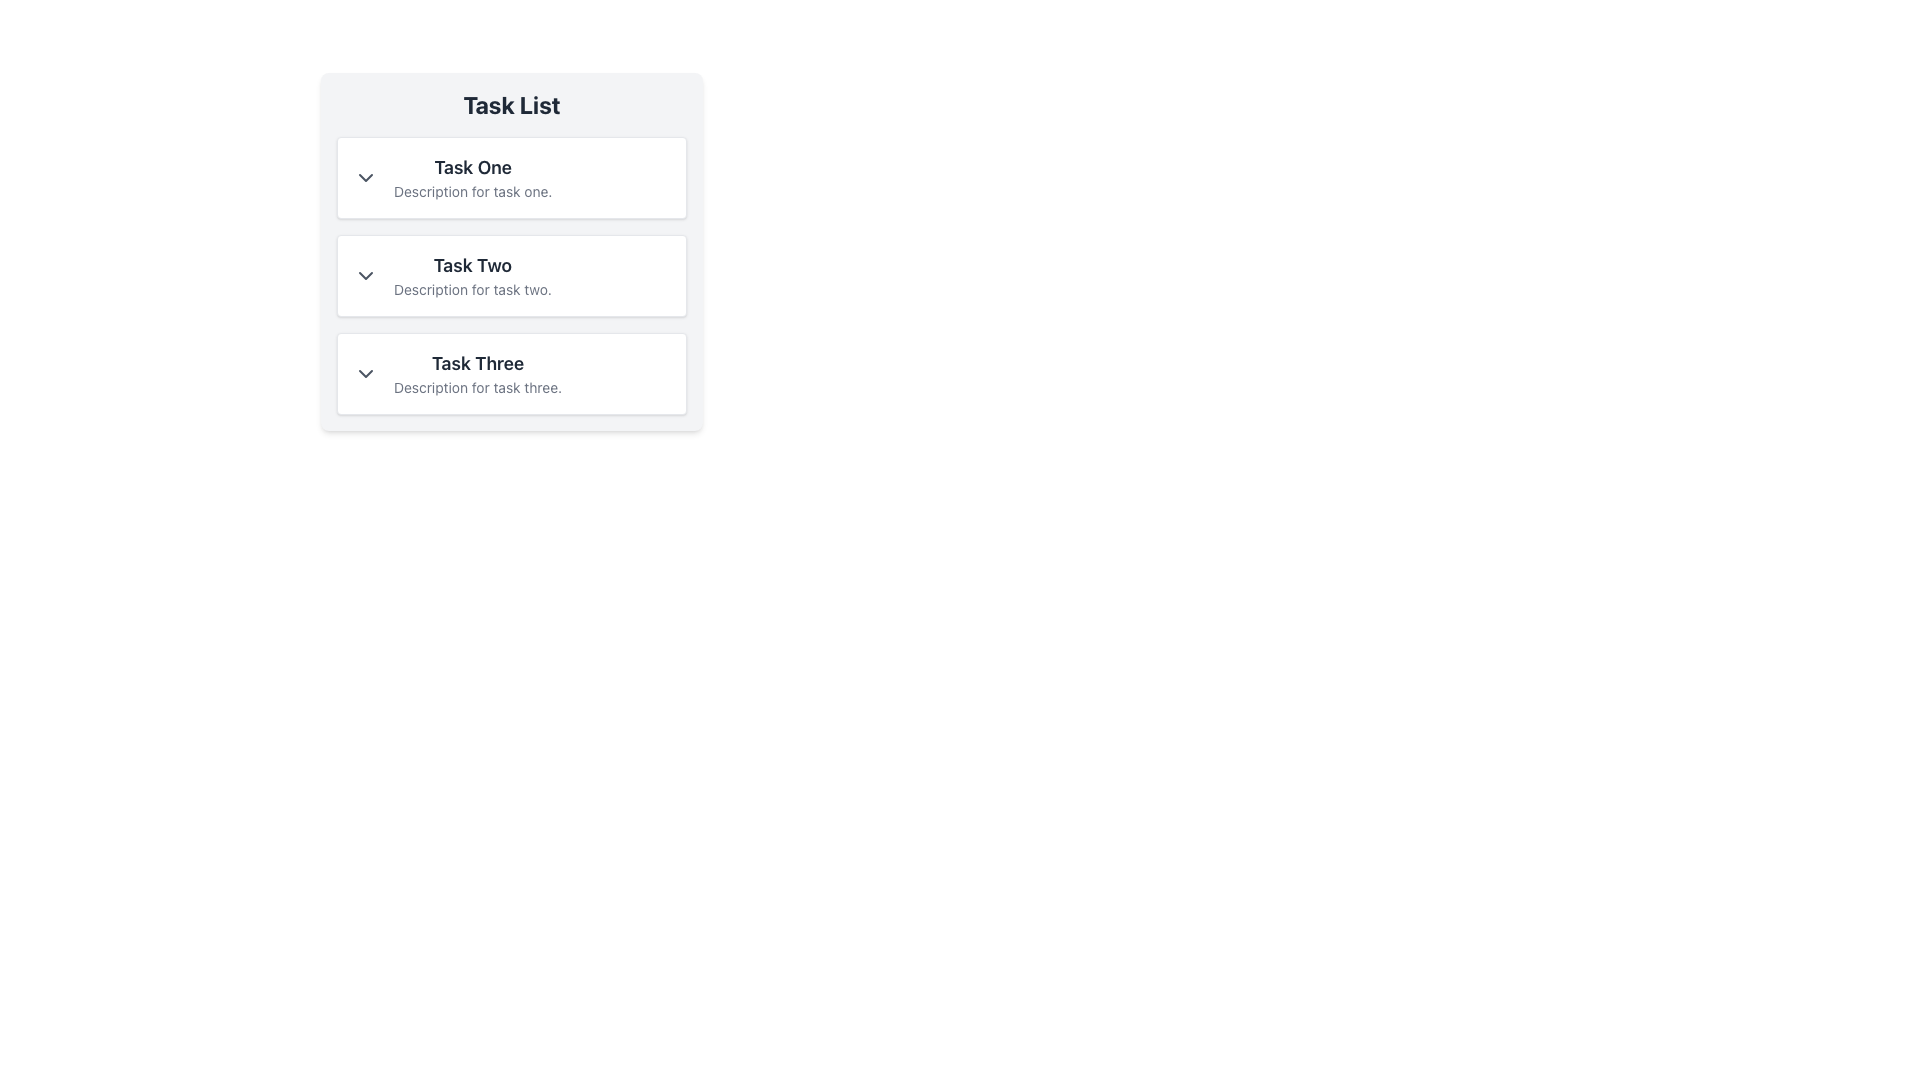 Image resolution: width=1920 pixels, height=1080 pixels. I want to click on the Text Label displaying 'Task Three' in bold dark gray font, located in the third item of the 'Task List', so click(477, 363).